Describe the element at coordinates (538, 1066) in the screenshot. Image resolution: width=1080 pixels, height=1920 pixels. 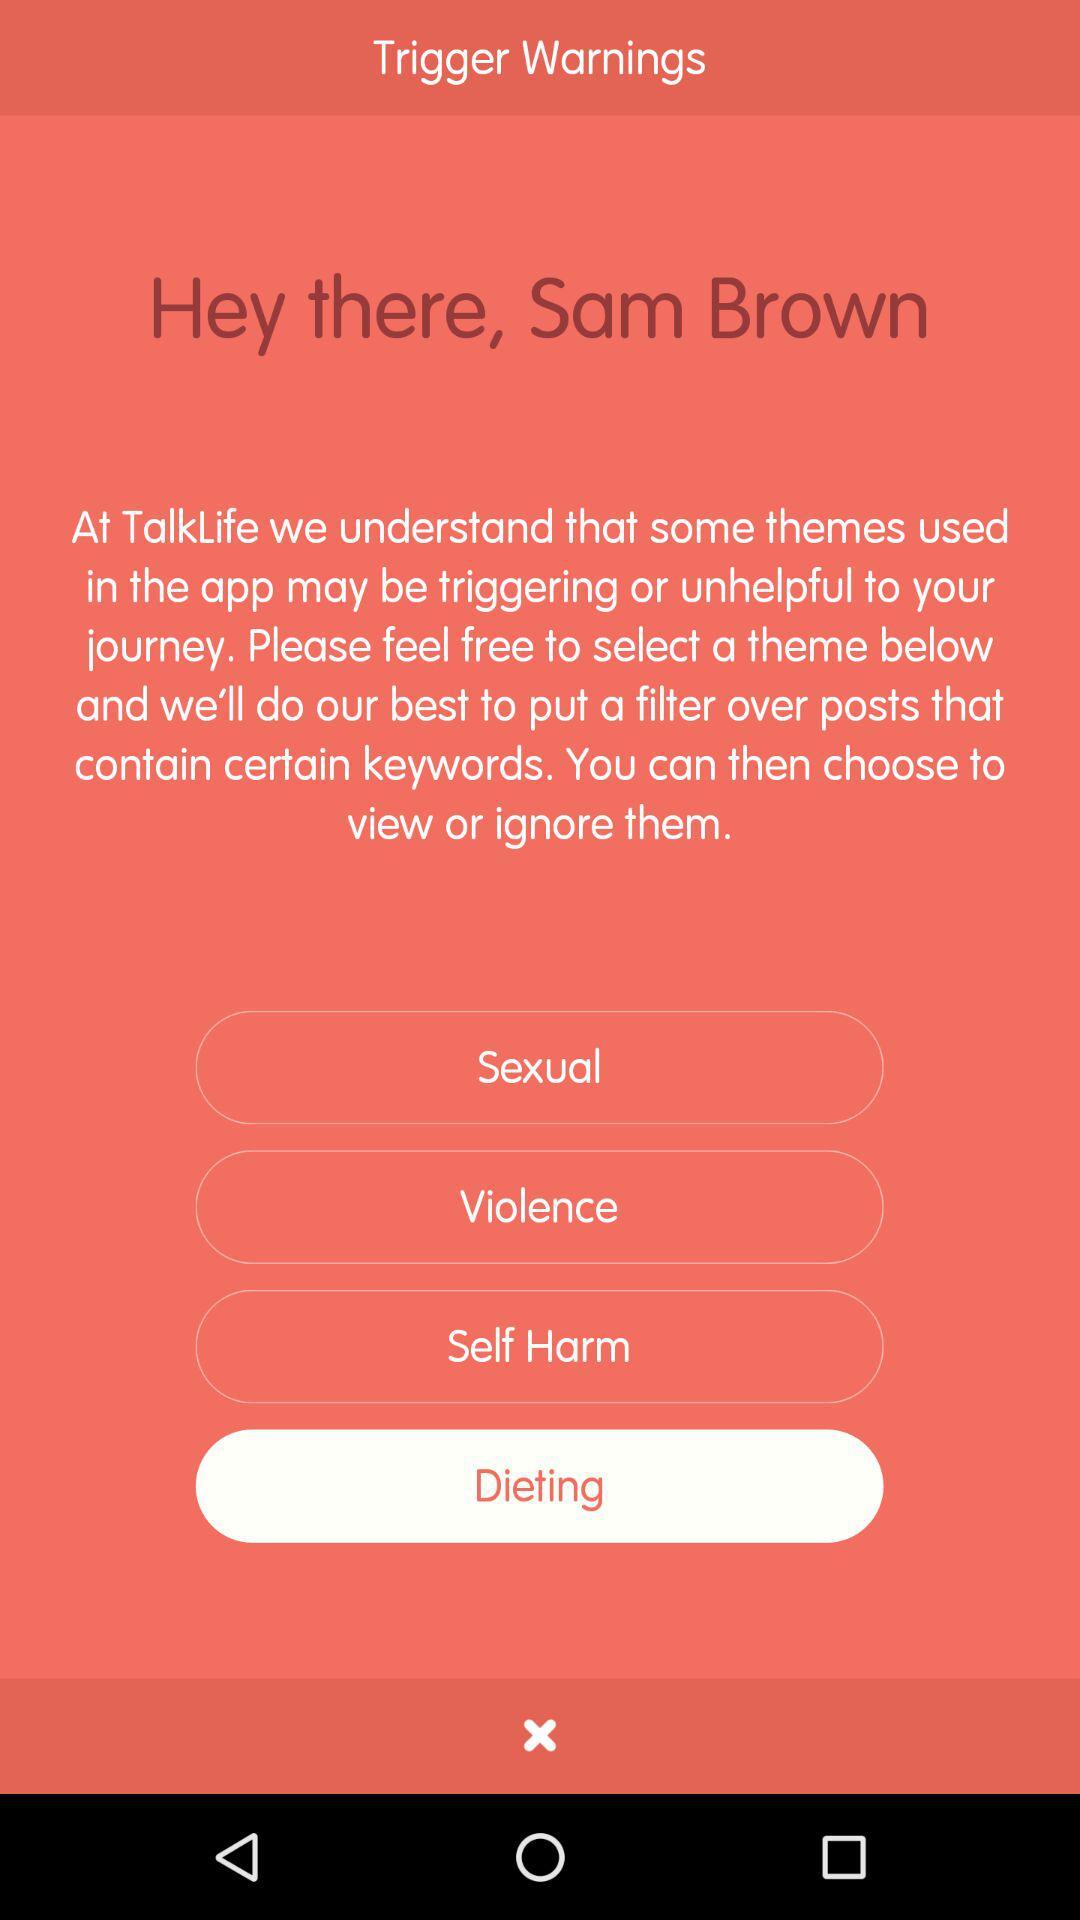
I see `the item above the violence item` at that location.